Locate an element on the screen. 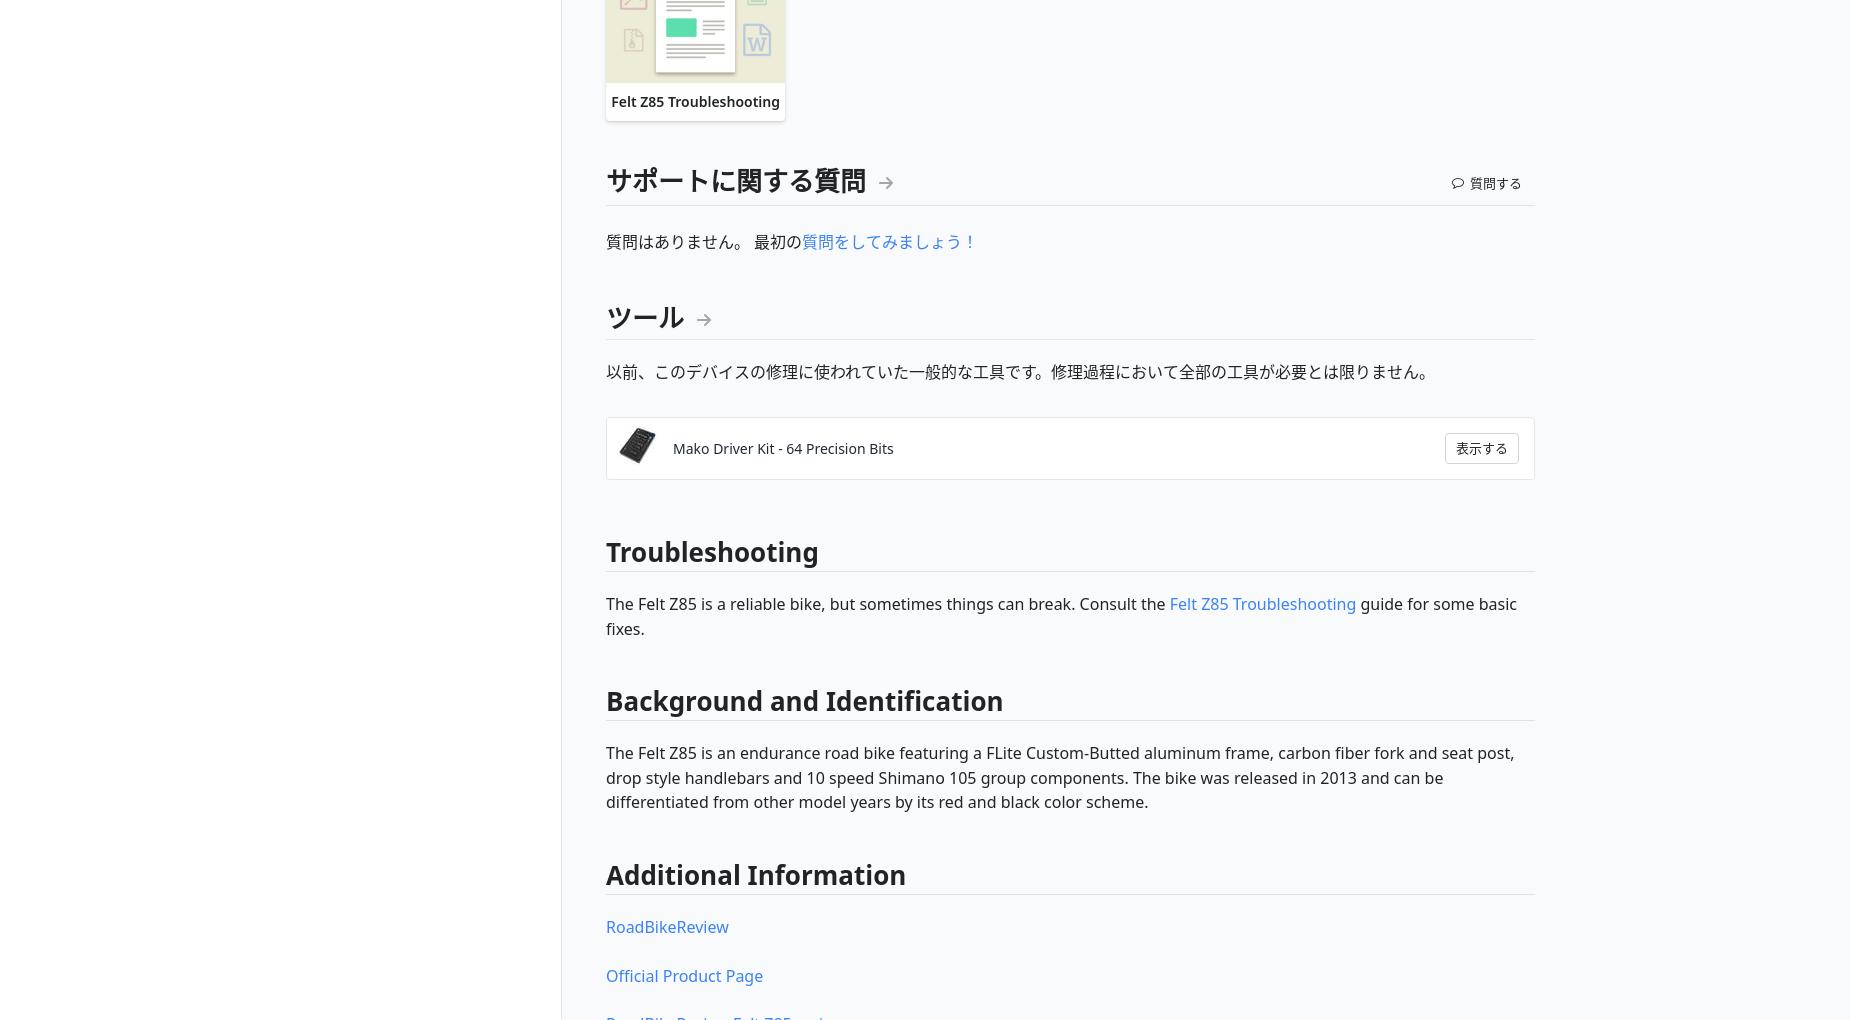 This screenshot has width=1850, height=1020. 'RoadBikeReview' is located at coordinates (666, 925).